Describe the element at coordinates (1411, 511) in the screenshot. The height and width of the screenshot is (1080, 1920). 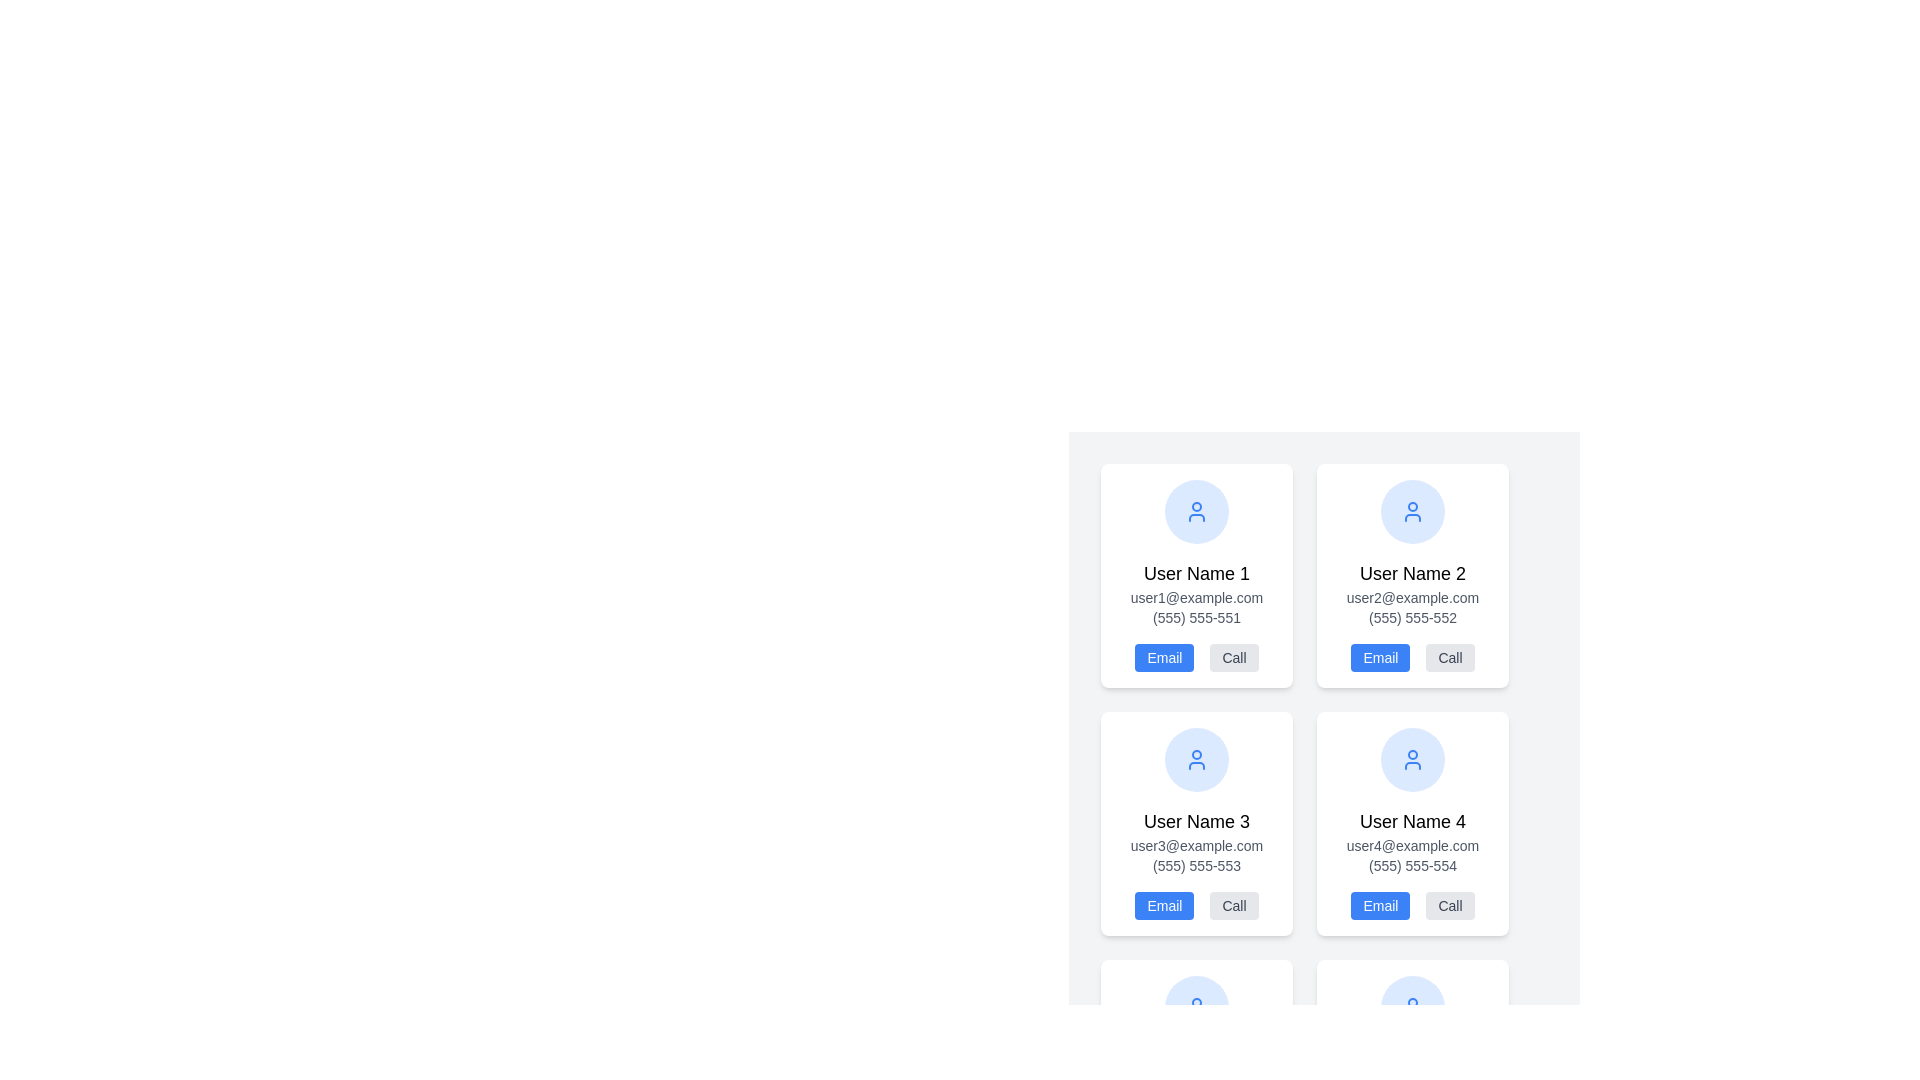
I see `the user icon represented by an outline of a head and shoulders in a blue circular background, located in the first card of the top row of the grid layout` at that location.